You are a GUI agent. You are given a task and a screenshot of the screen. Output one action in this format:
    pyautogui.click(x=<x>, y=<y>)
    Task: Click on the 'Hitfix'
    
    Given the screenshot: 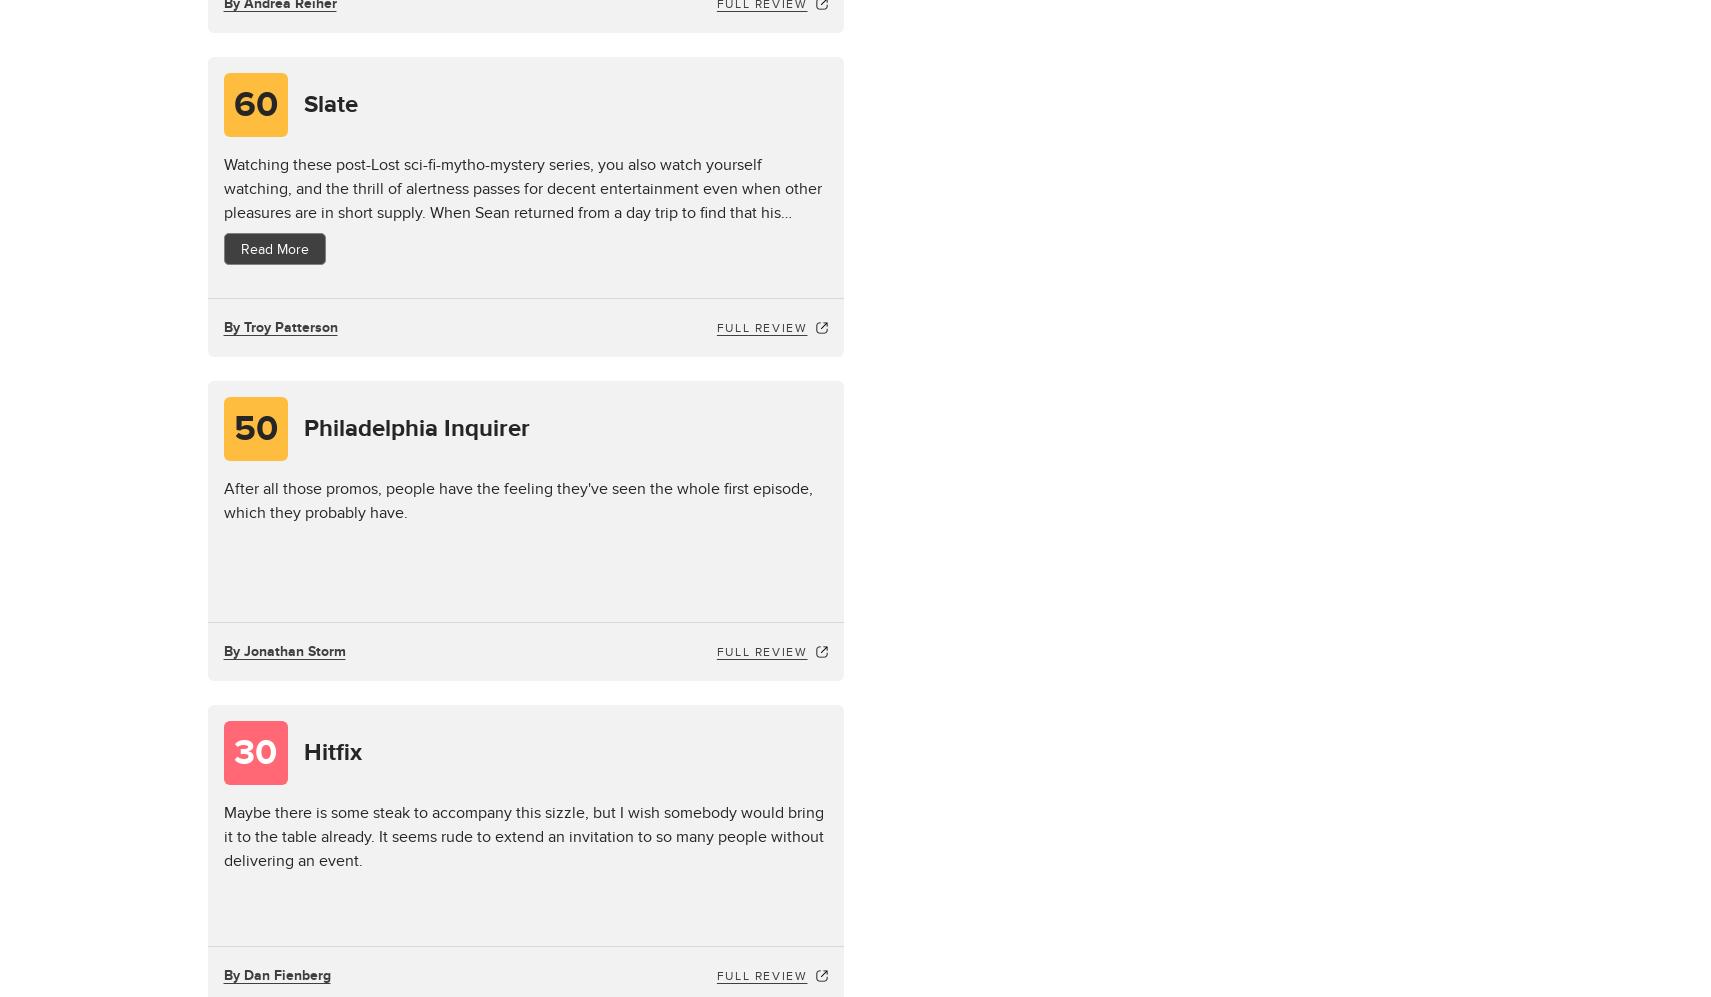 What is the action you would take?
    pyautogui.click(x=331, y=752)
    